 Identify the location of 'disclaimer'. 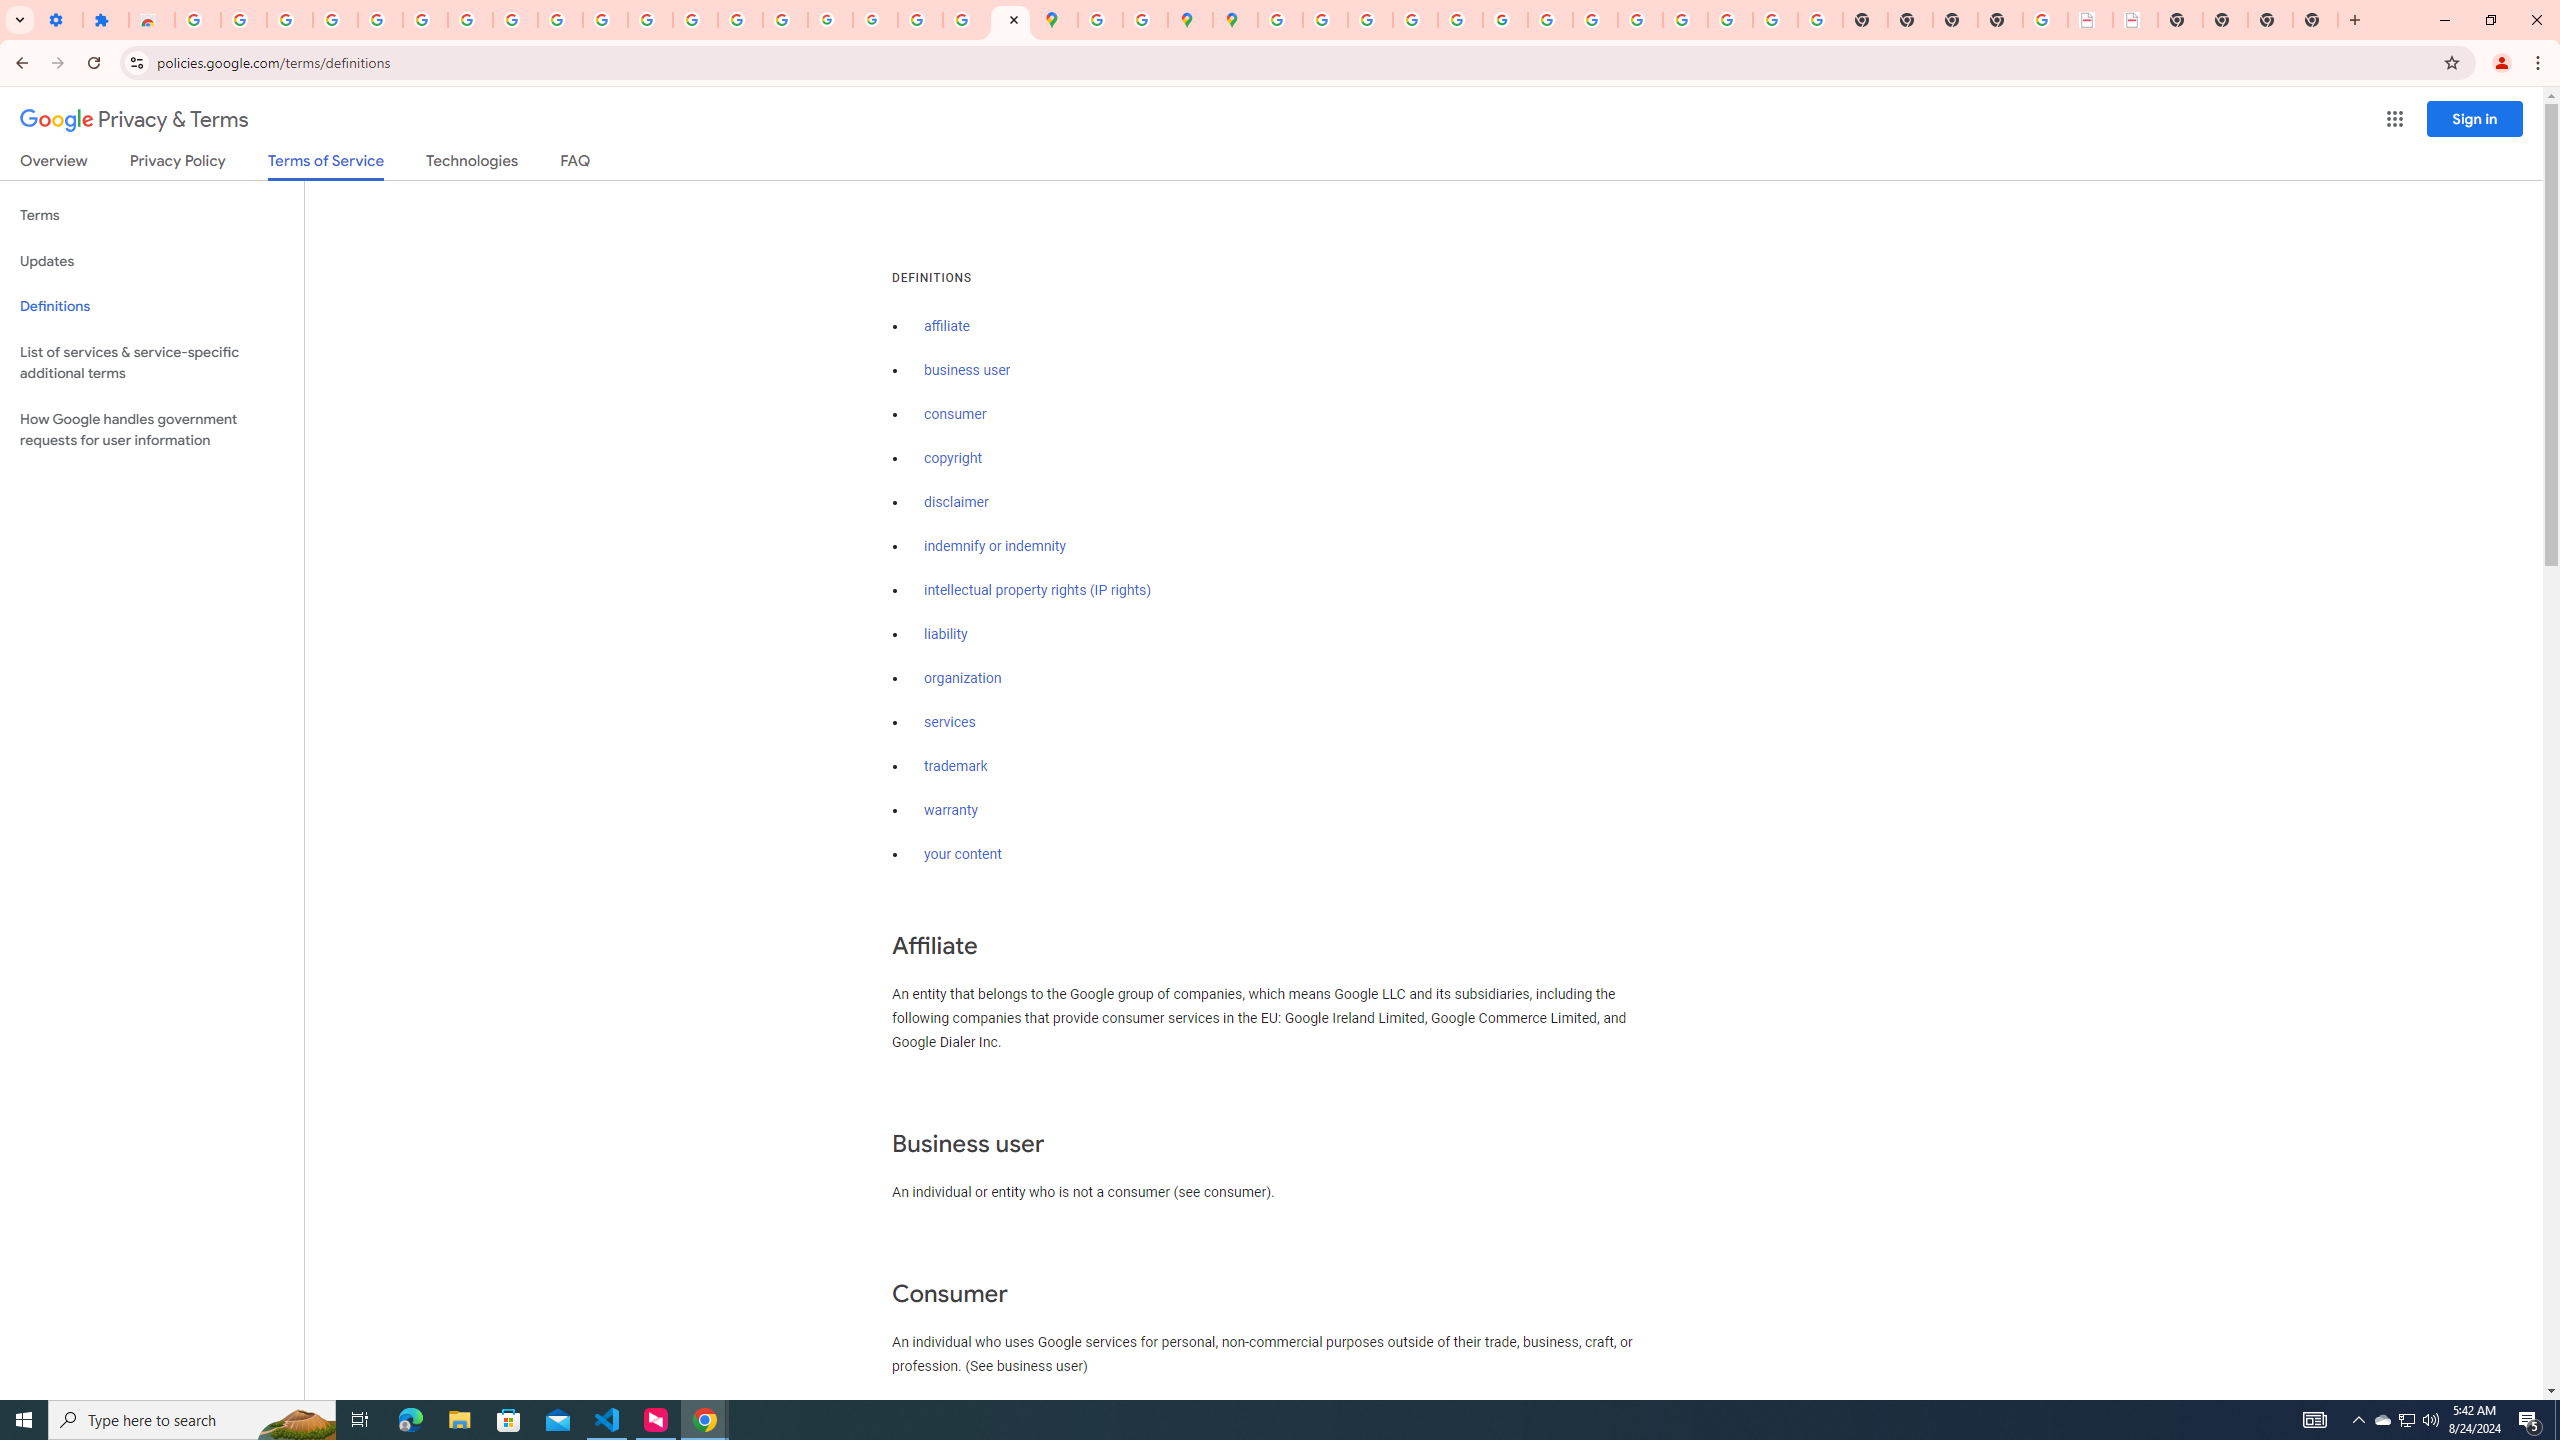
(955, 502).